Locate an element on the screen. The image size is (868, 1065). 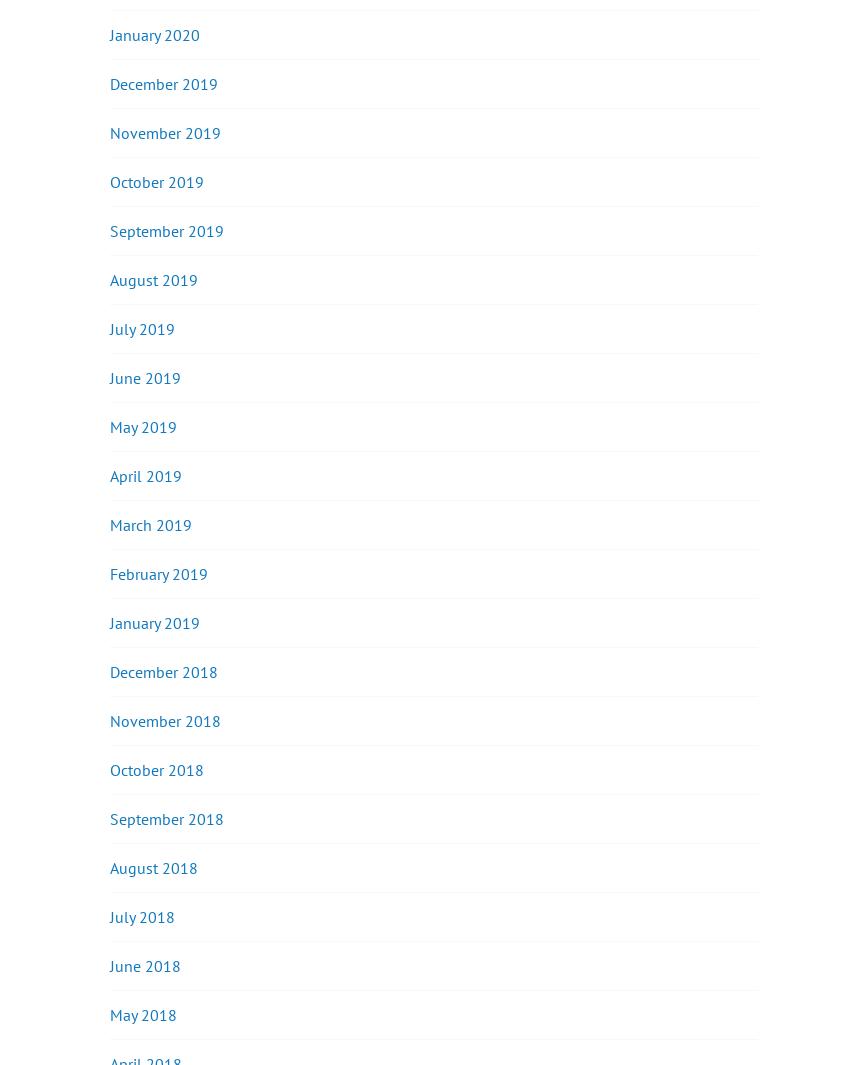
'September 2019' is located at coordinates (167, 229).